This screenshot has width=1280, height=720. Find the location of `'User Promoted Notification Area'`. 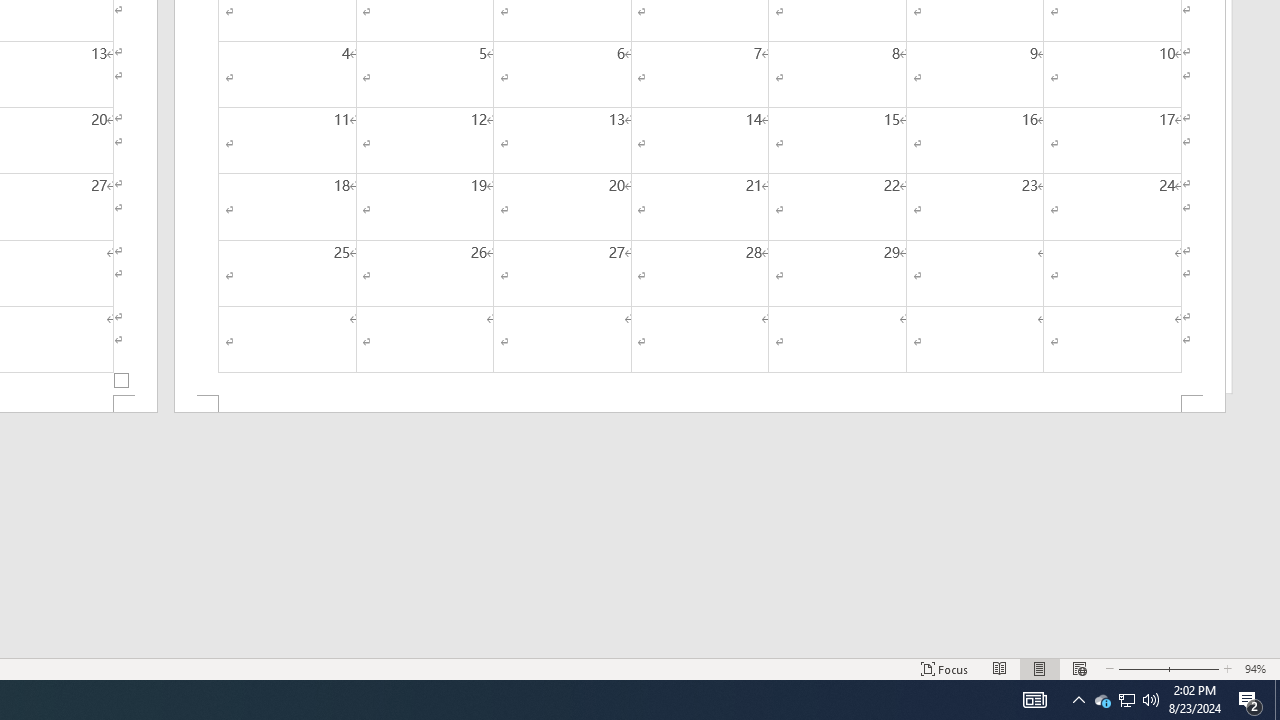

'User Promoted Notification Area' is located at coordinates (1127, 698).